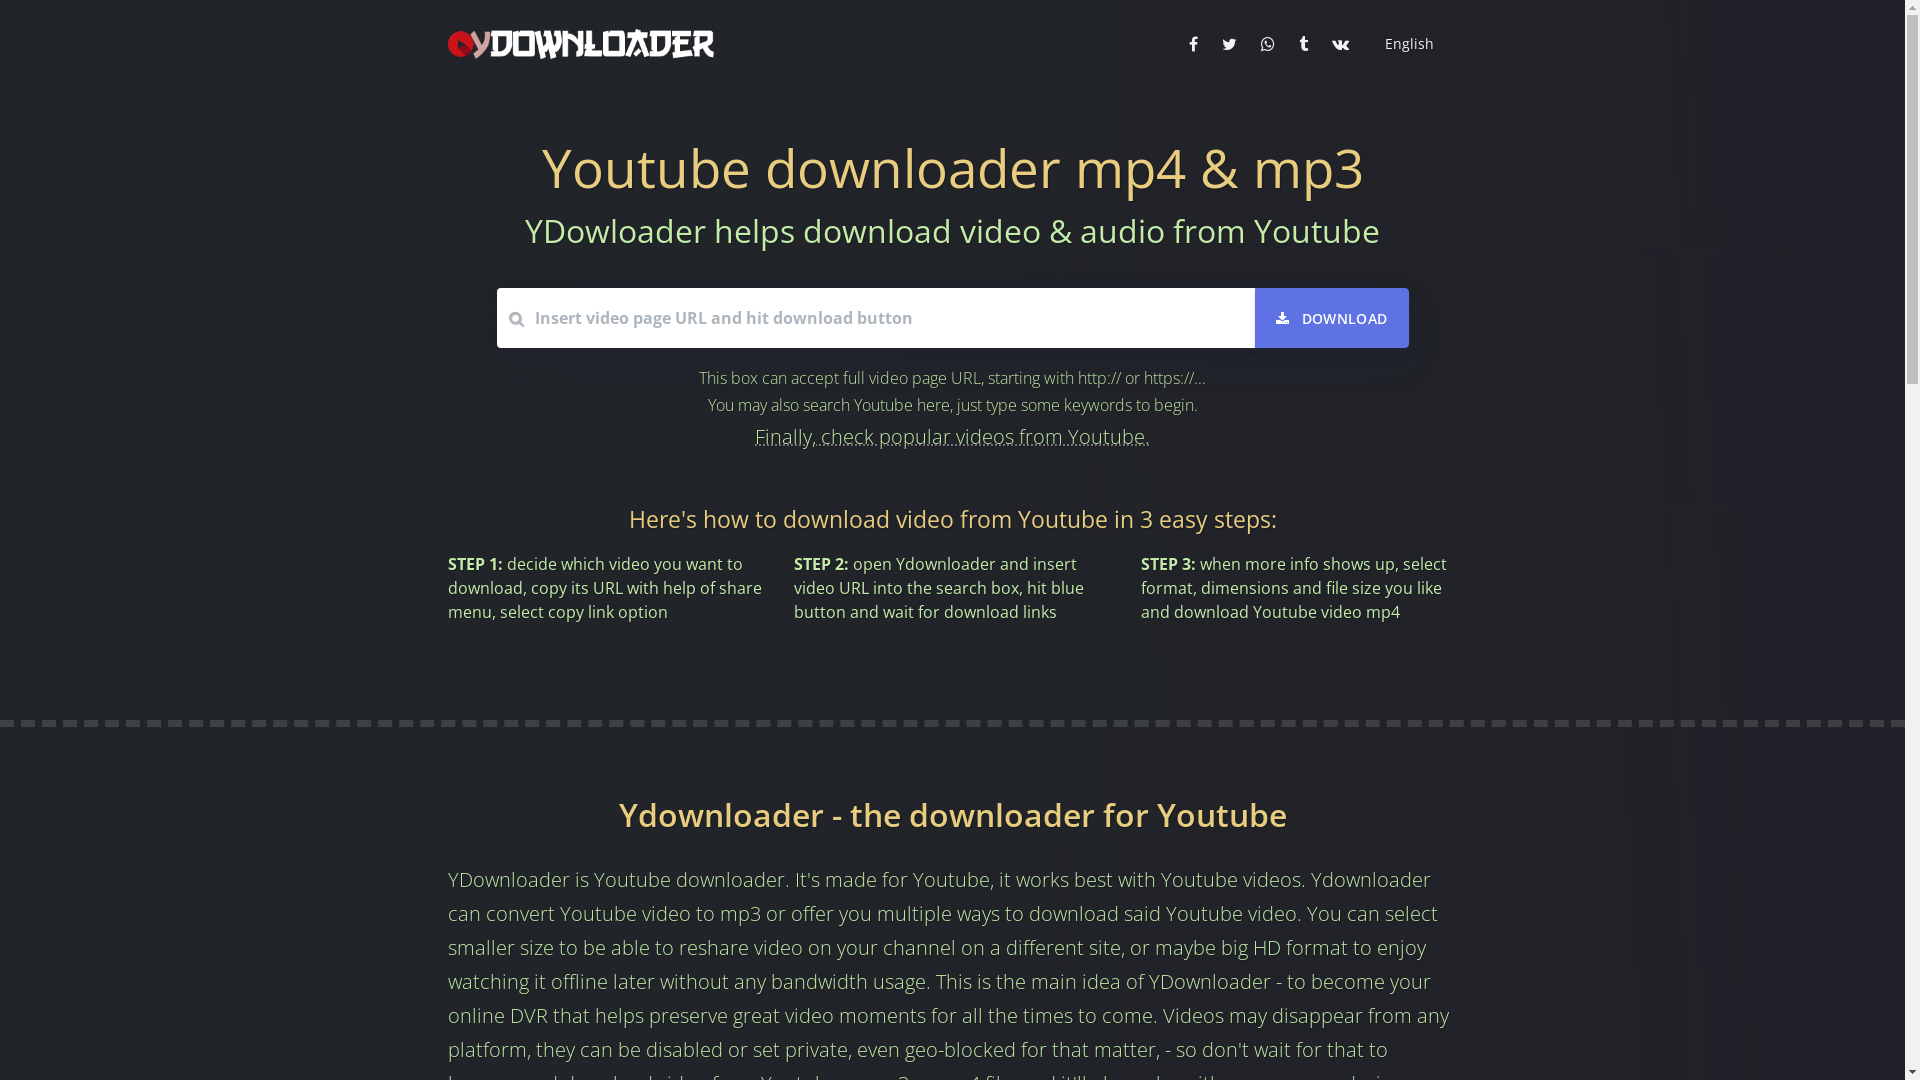 The height and width of the screenshot is (1080, 1920). What do you see at coordinates (1405, 43) in the screenshot?
I see `'English'` at bounding box center [1405, 43].